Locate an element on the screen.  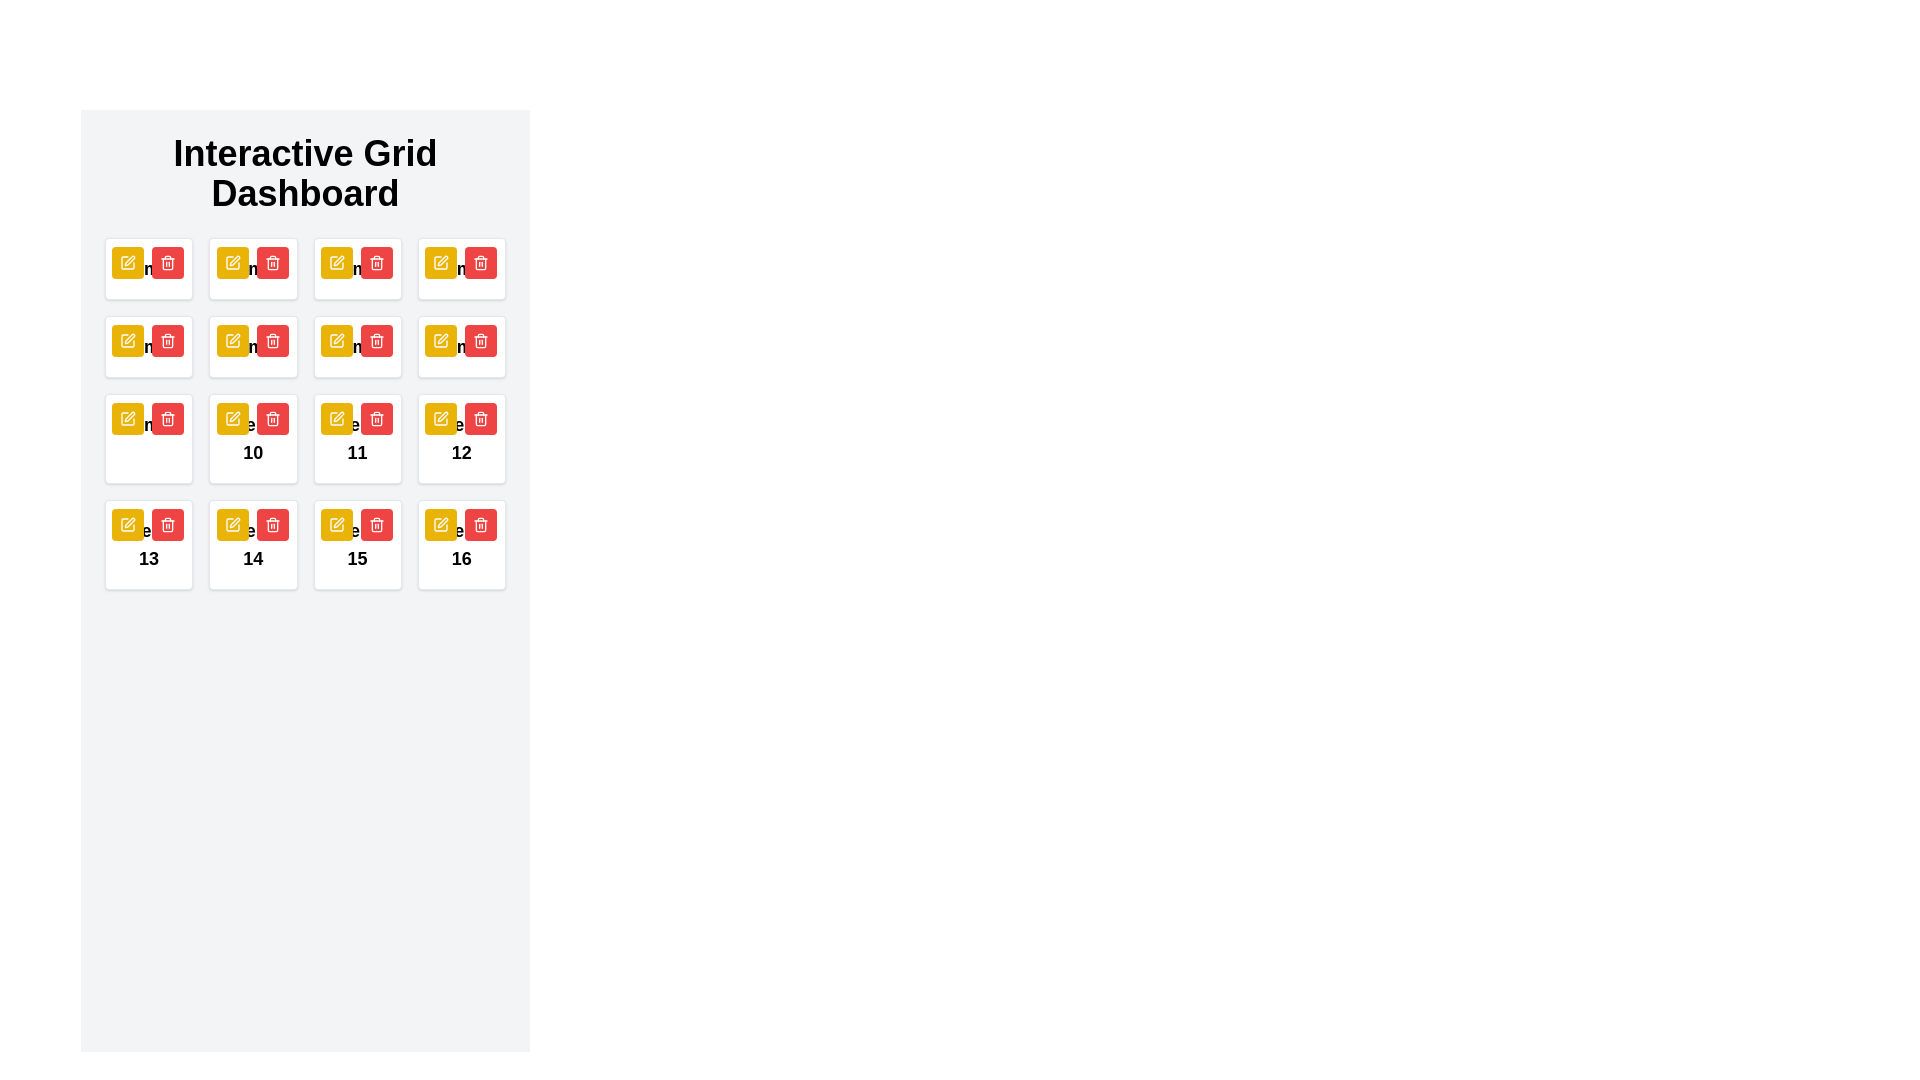
the edit button located in the bottom row of the UI grid, positioned as the first element of card 13 is located at coordinates (127, 523).